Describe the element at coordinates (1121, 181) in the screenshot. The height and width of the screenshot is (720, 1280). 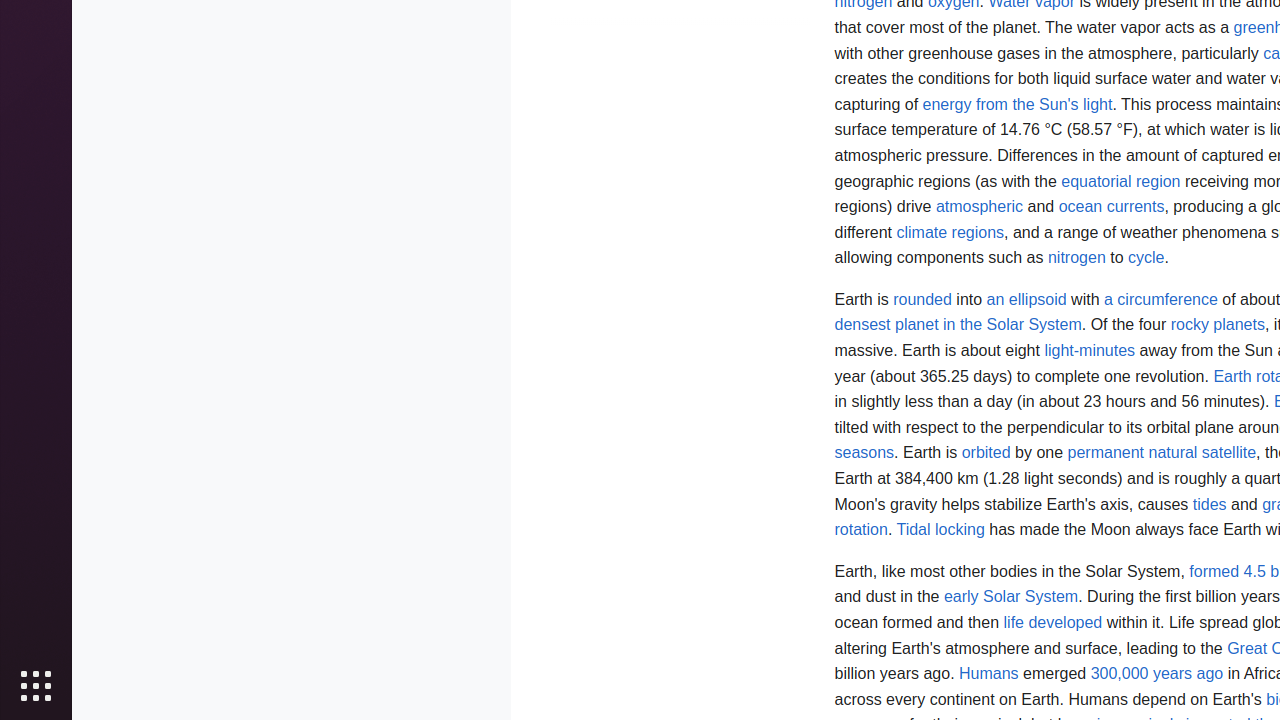
I see `'equatorial region'` at that location.